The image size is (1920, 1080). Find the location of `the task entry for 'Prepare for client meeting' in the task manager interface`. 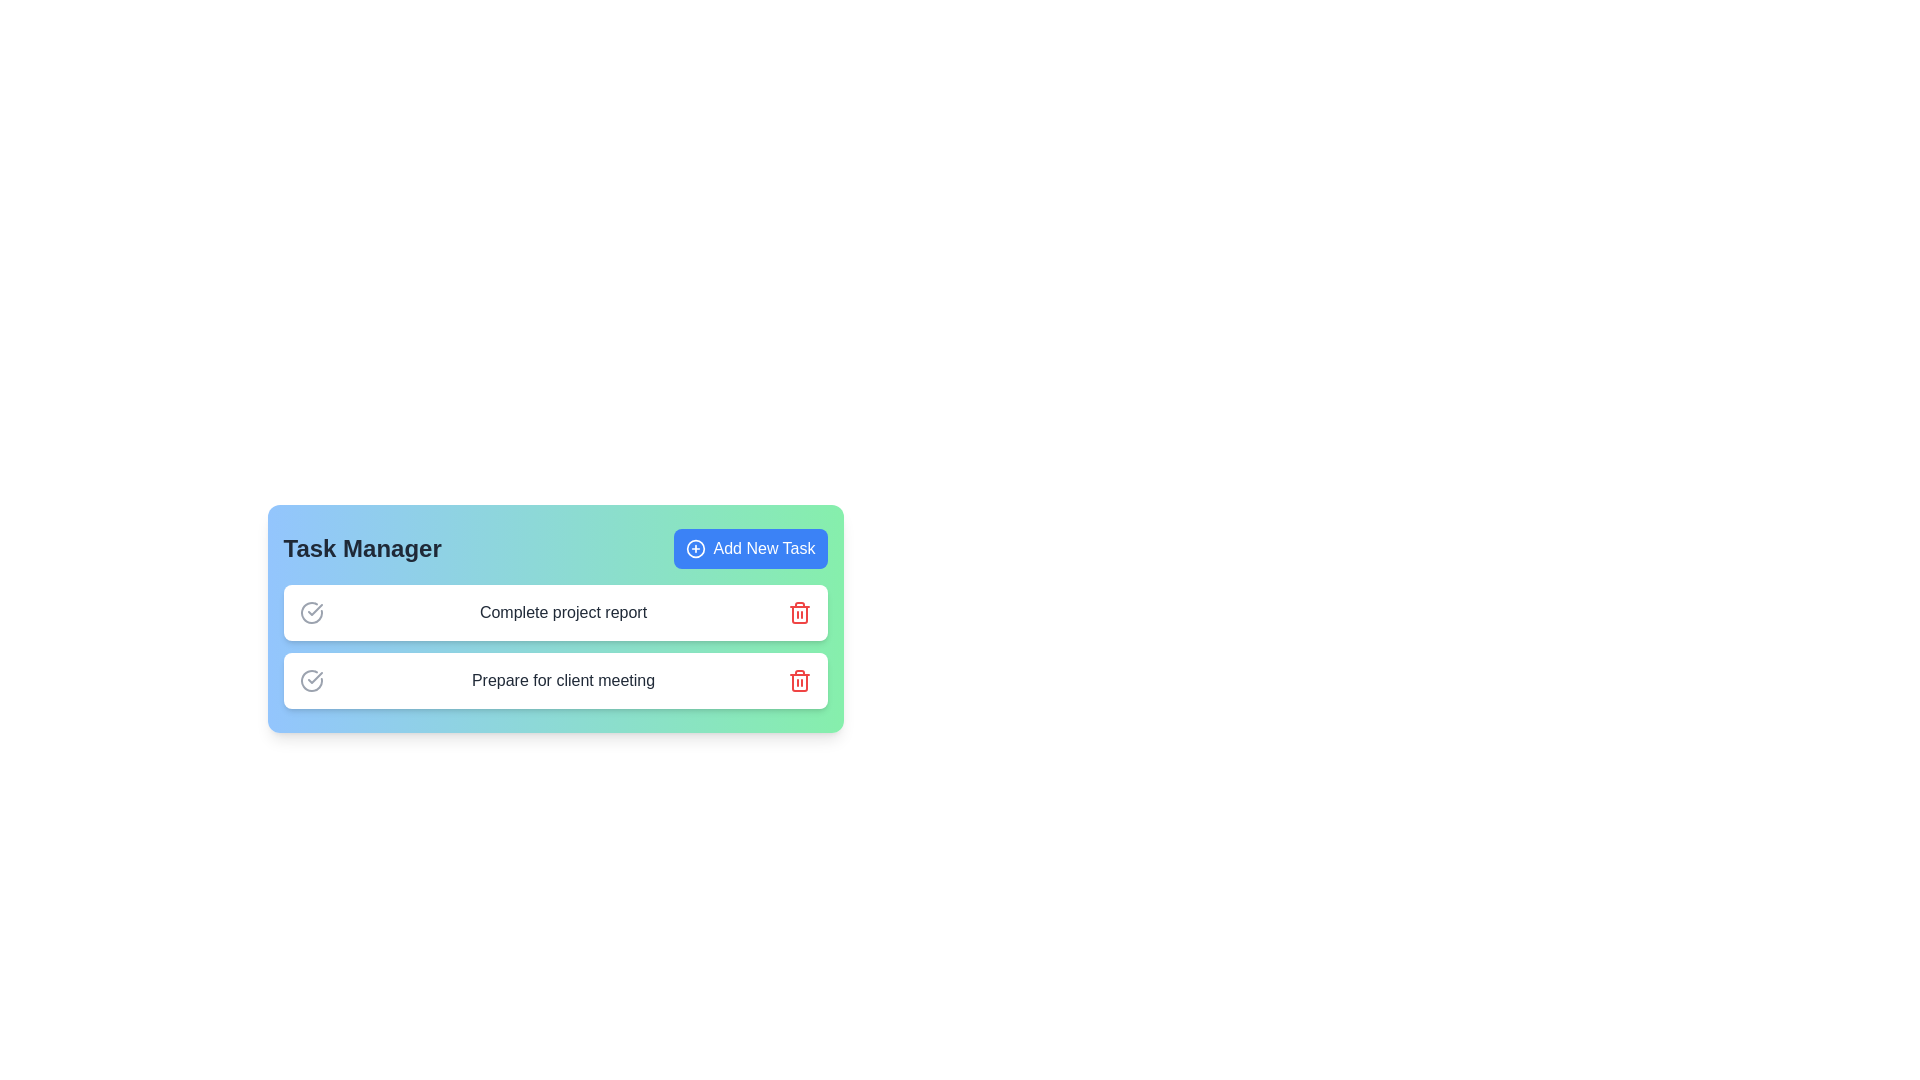

the task entry for 'Prepare for client meeting' in the task manager interface is located at coordinates (555, 680).